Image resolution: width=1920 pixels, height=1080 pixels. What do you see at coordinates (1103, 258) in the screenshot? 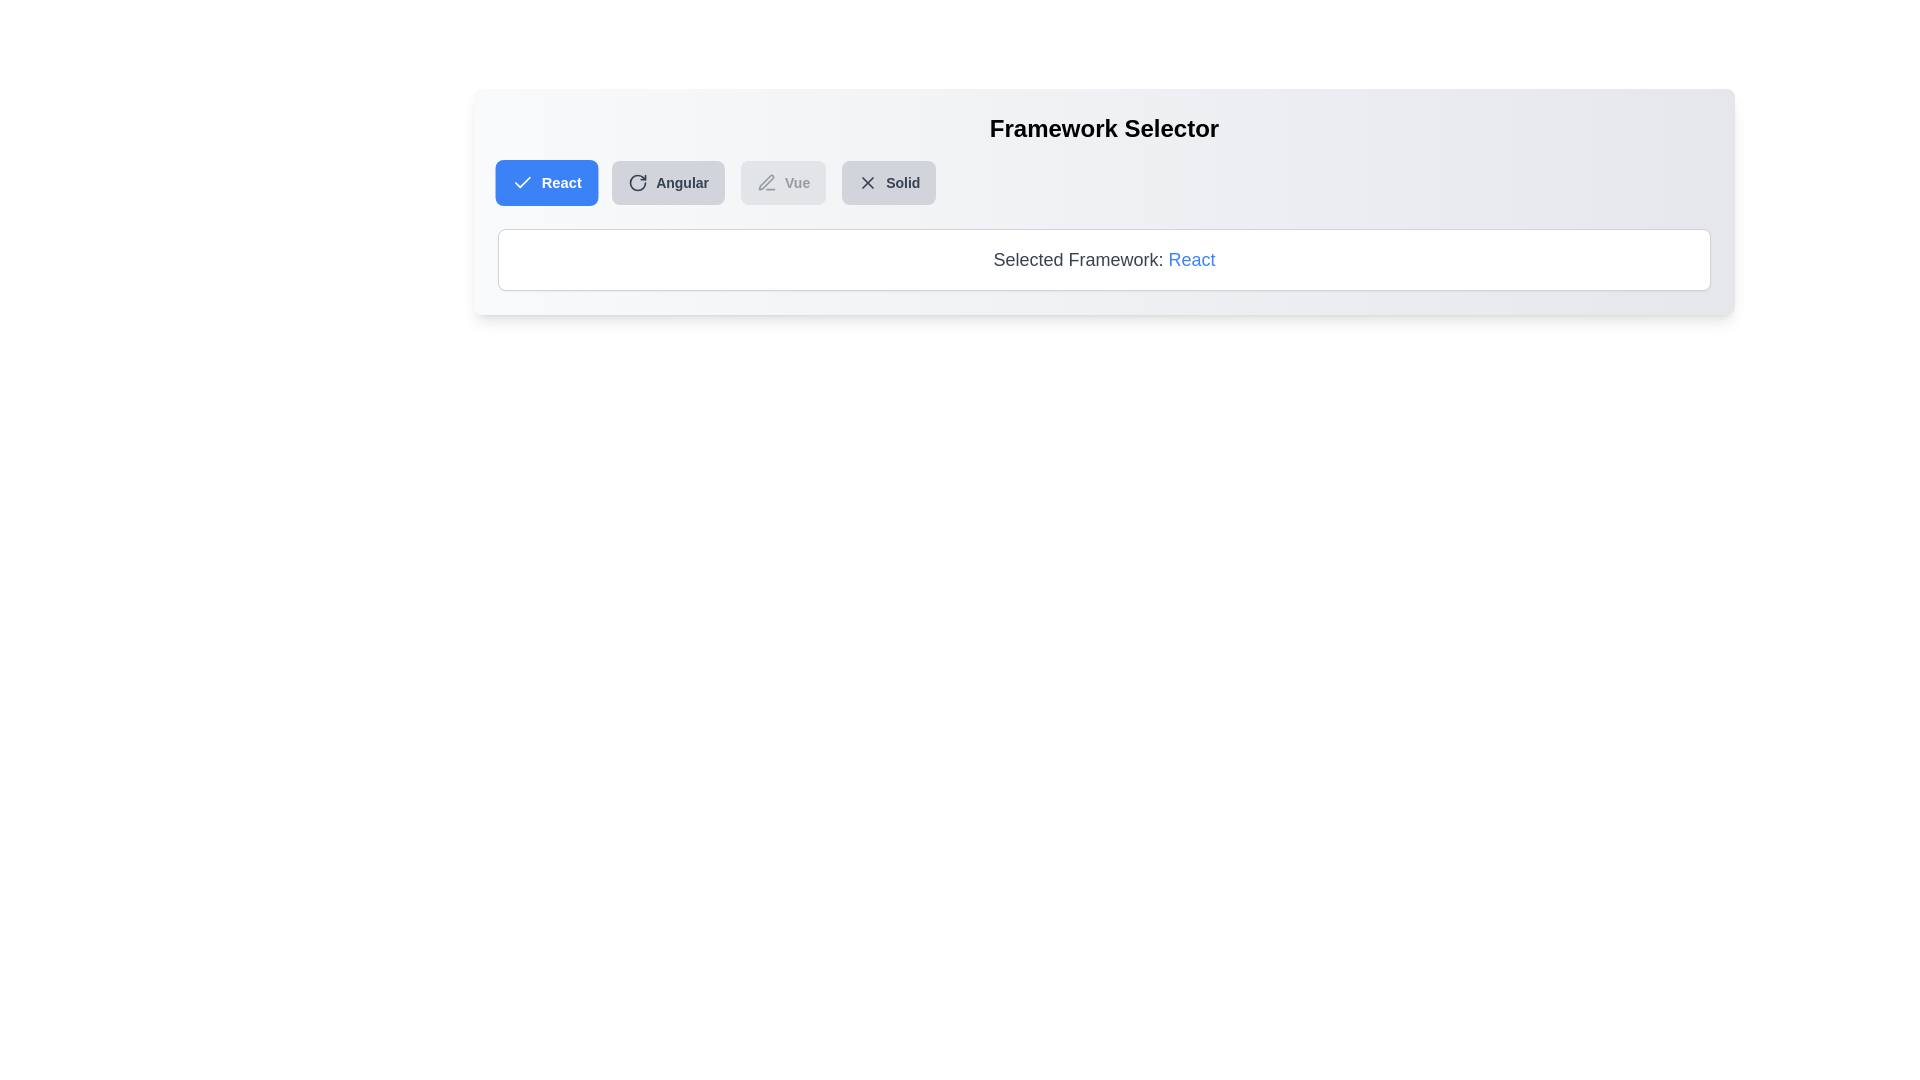
I see `the text label displaying 'Selected Framework: React', which is styled with a bold font and features blue-colored text for 'React'` at bounding box center [1103, 258].